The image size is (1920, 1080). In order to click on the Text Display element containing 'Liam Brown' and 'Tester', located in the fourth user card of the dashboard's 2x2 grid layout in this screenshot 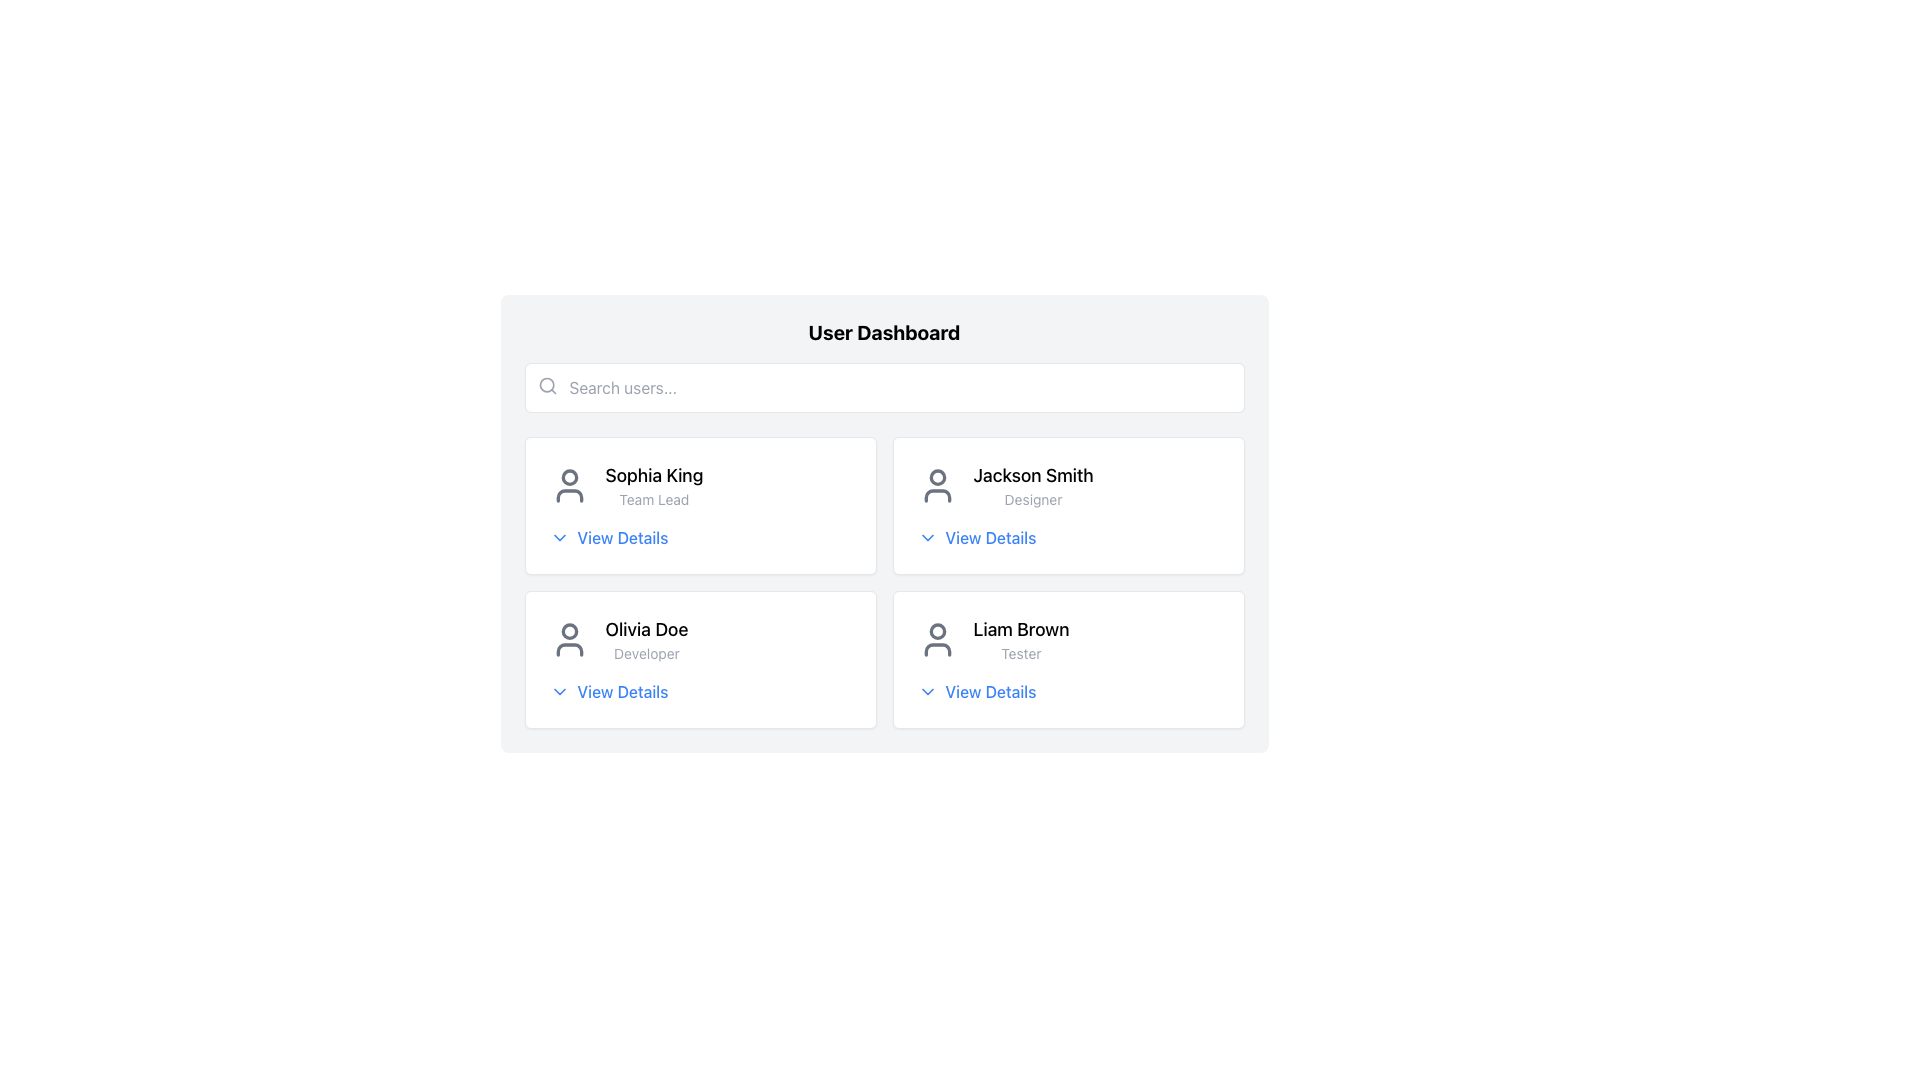, I will do `click(1021, 640)`.